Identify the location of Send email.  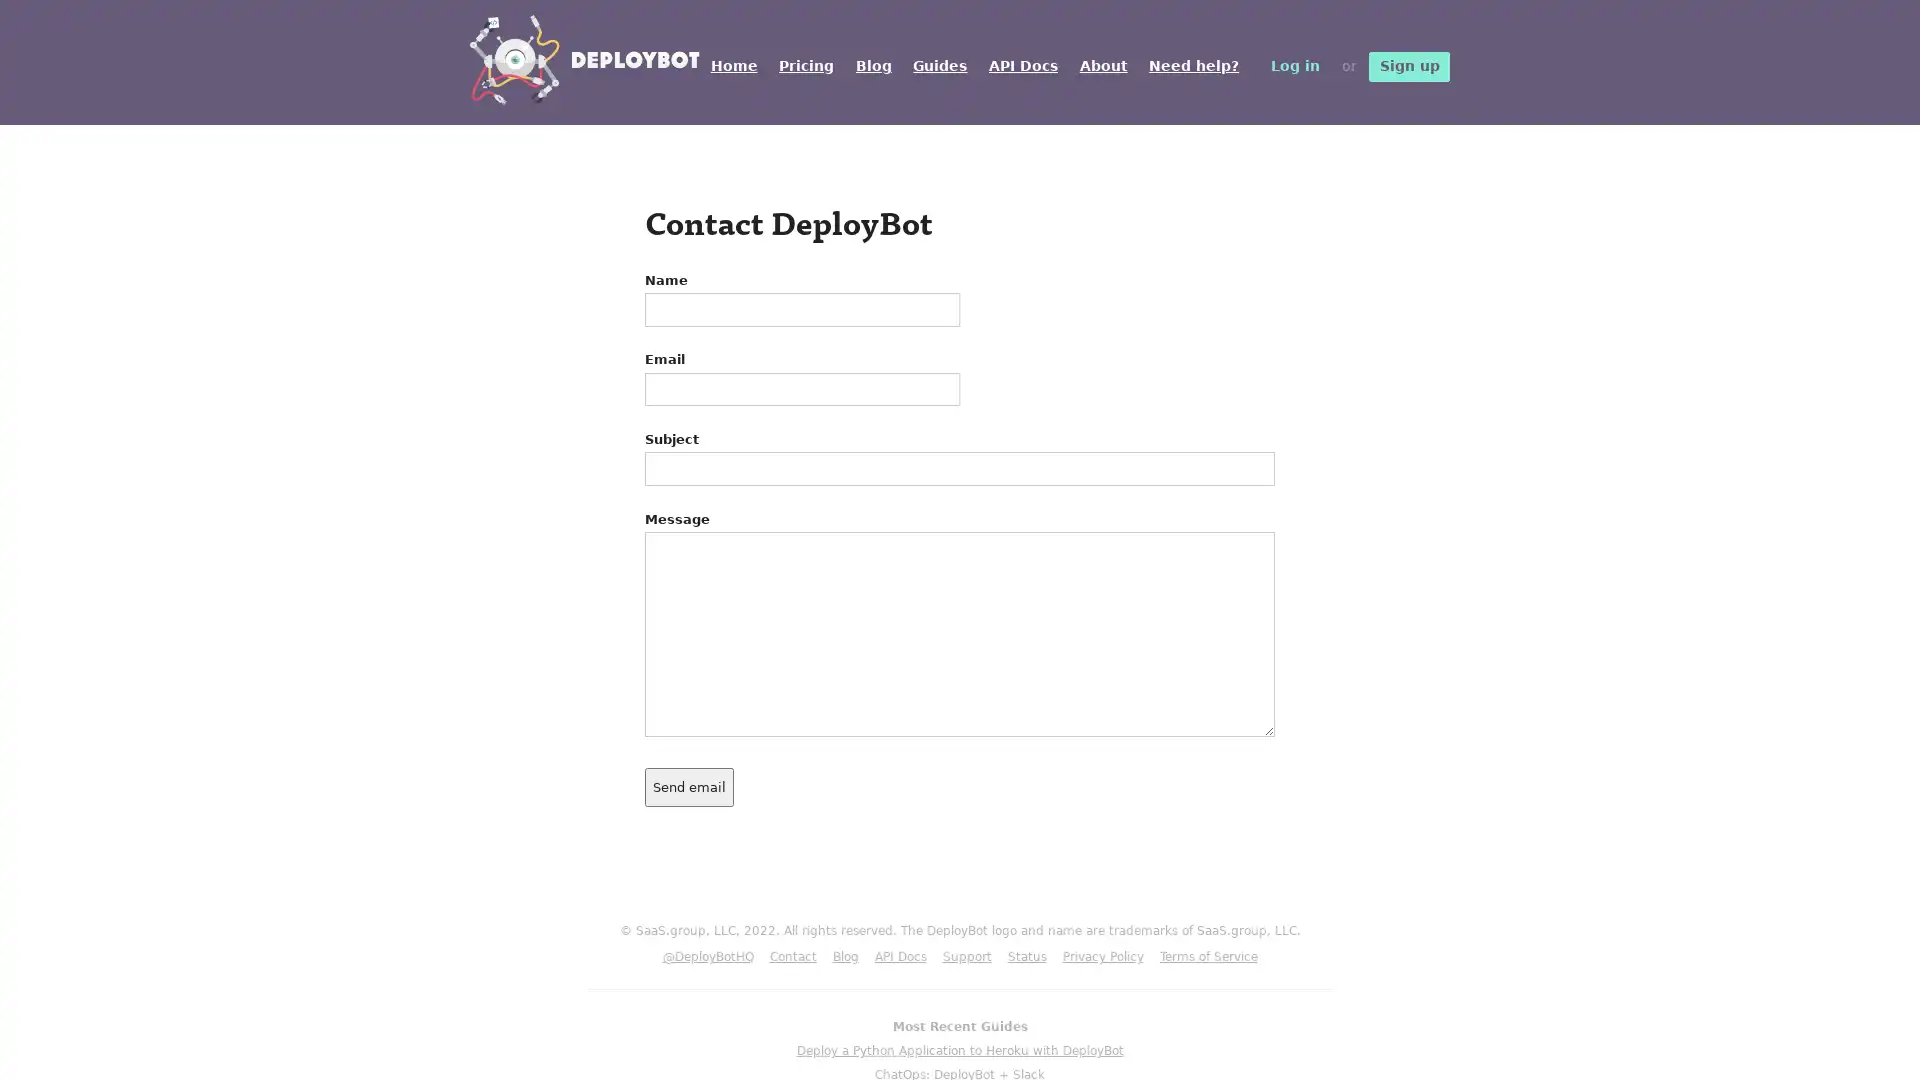
(689, 786).